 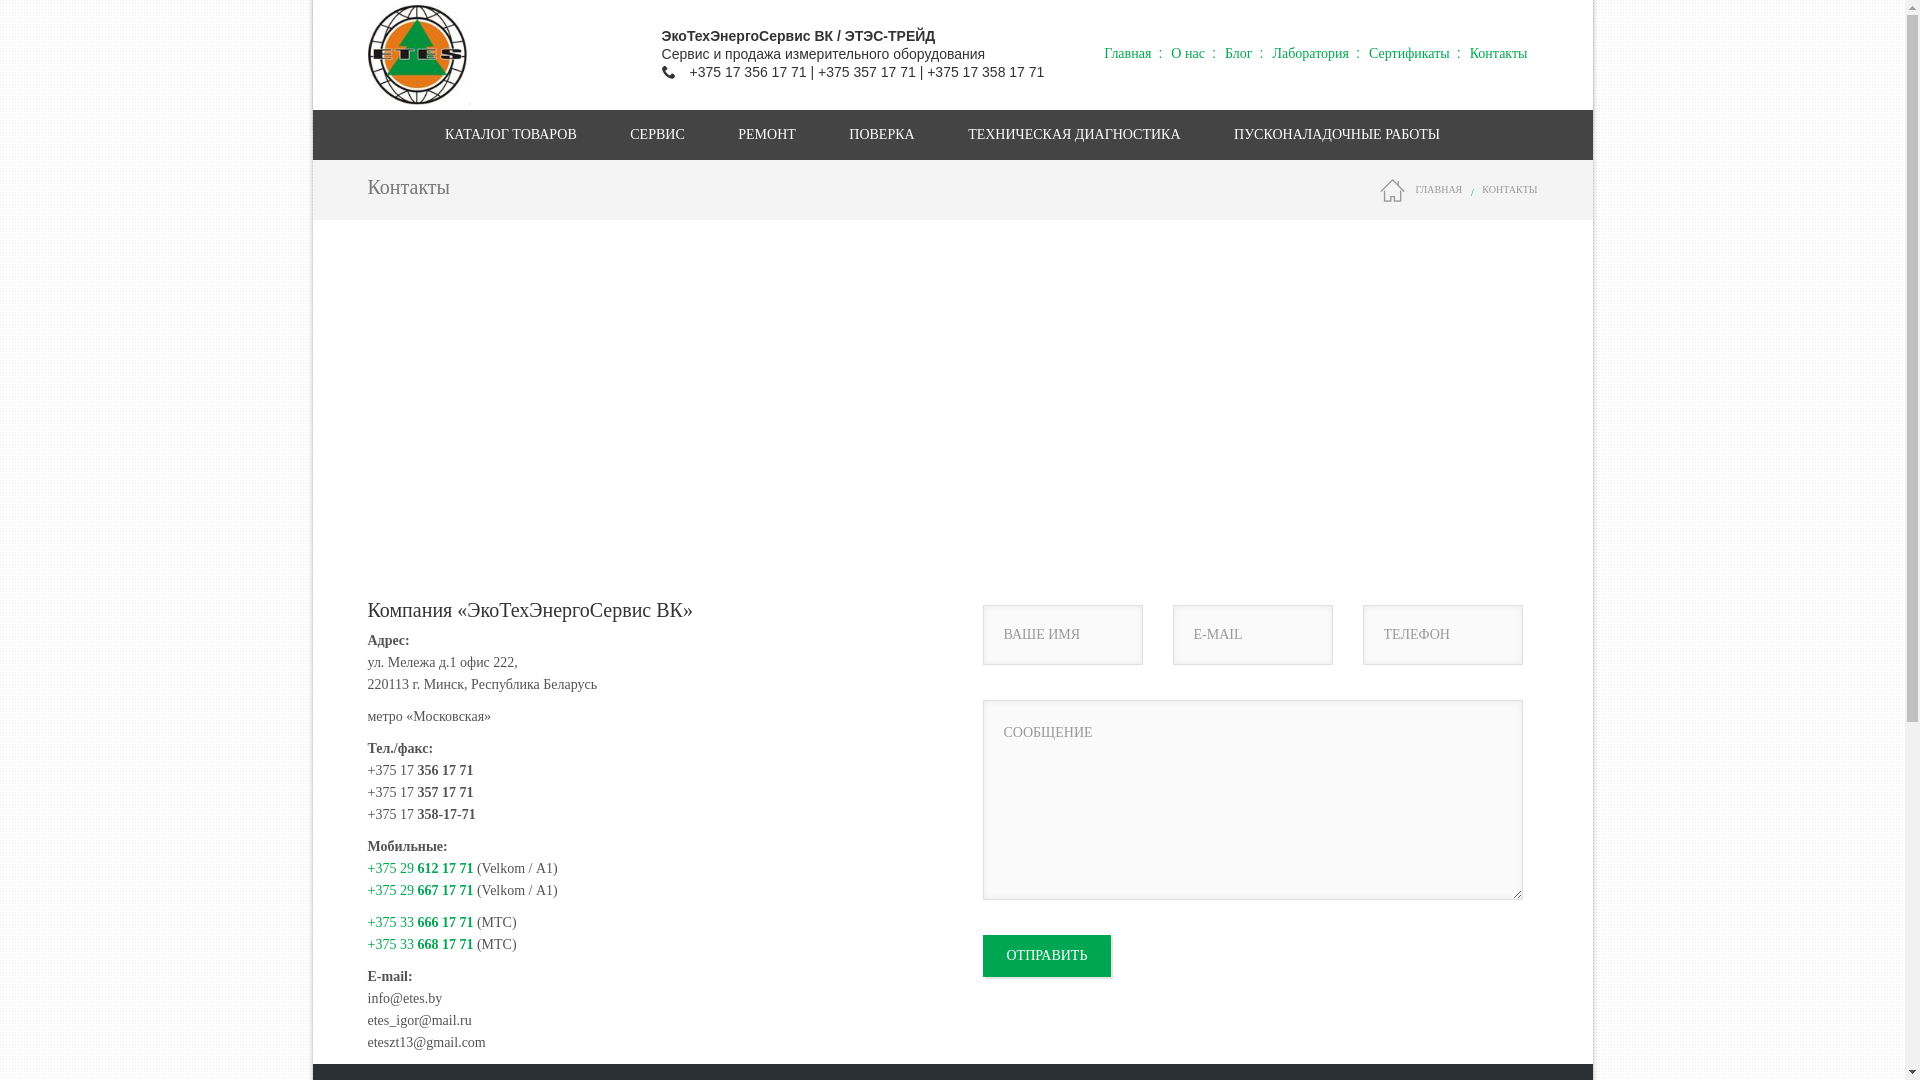 I want to click on '+375 33 666 17 71', so click(x=368, y=922).